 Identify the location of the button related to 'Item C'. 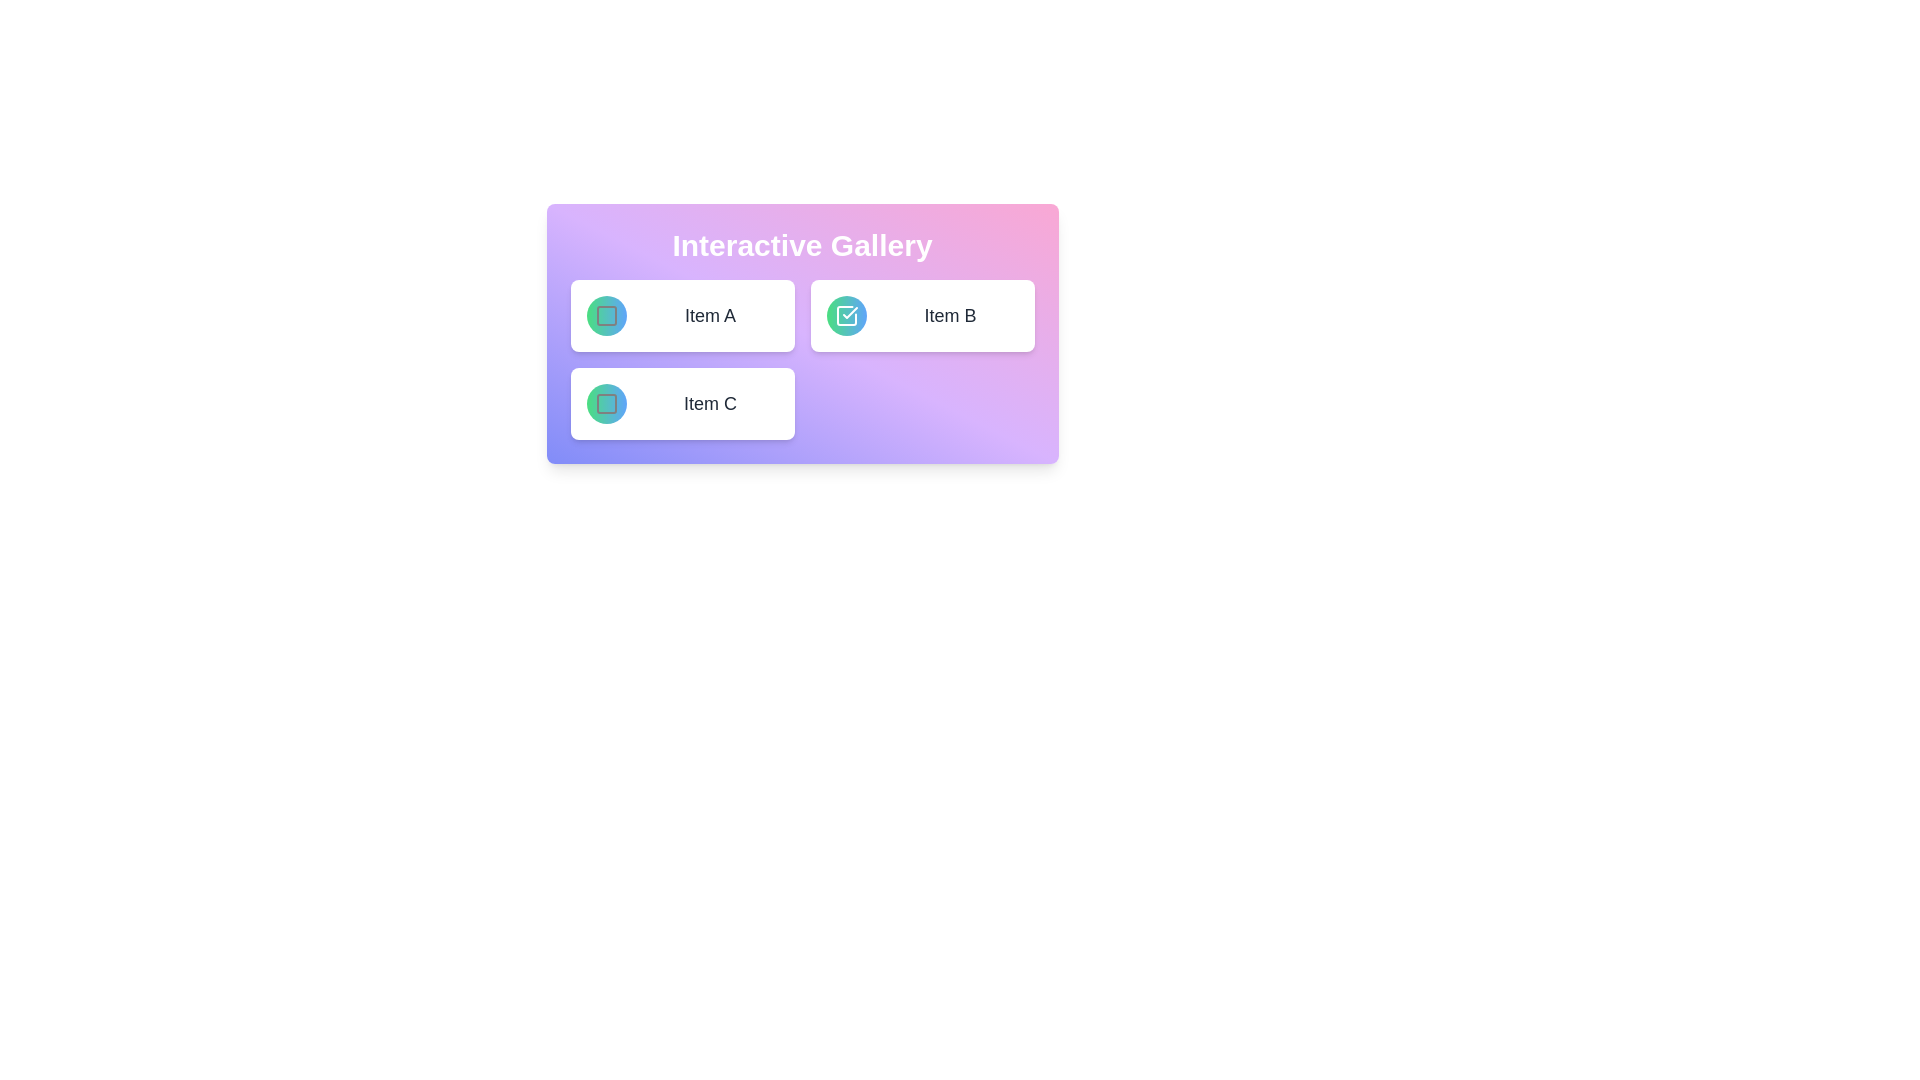
(605, 404).